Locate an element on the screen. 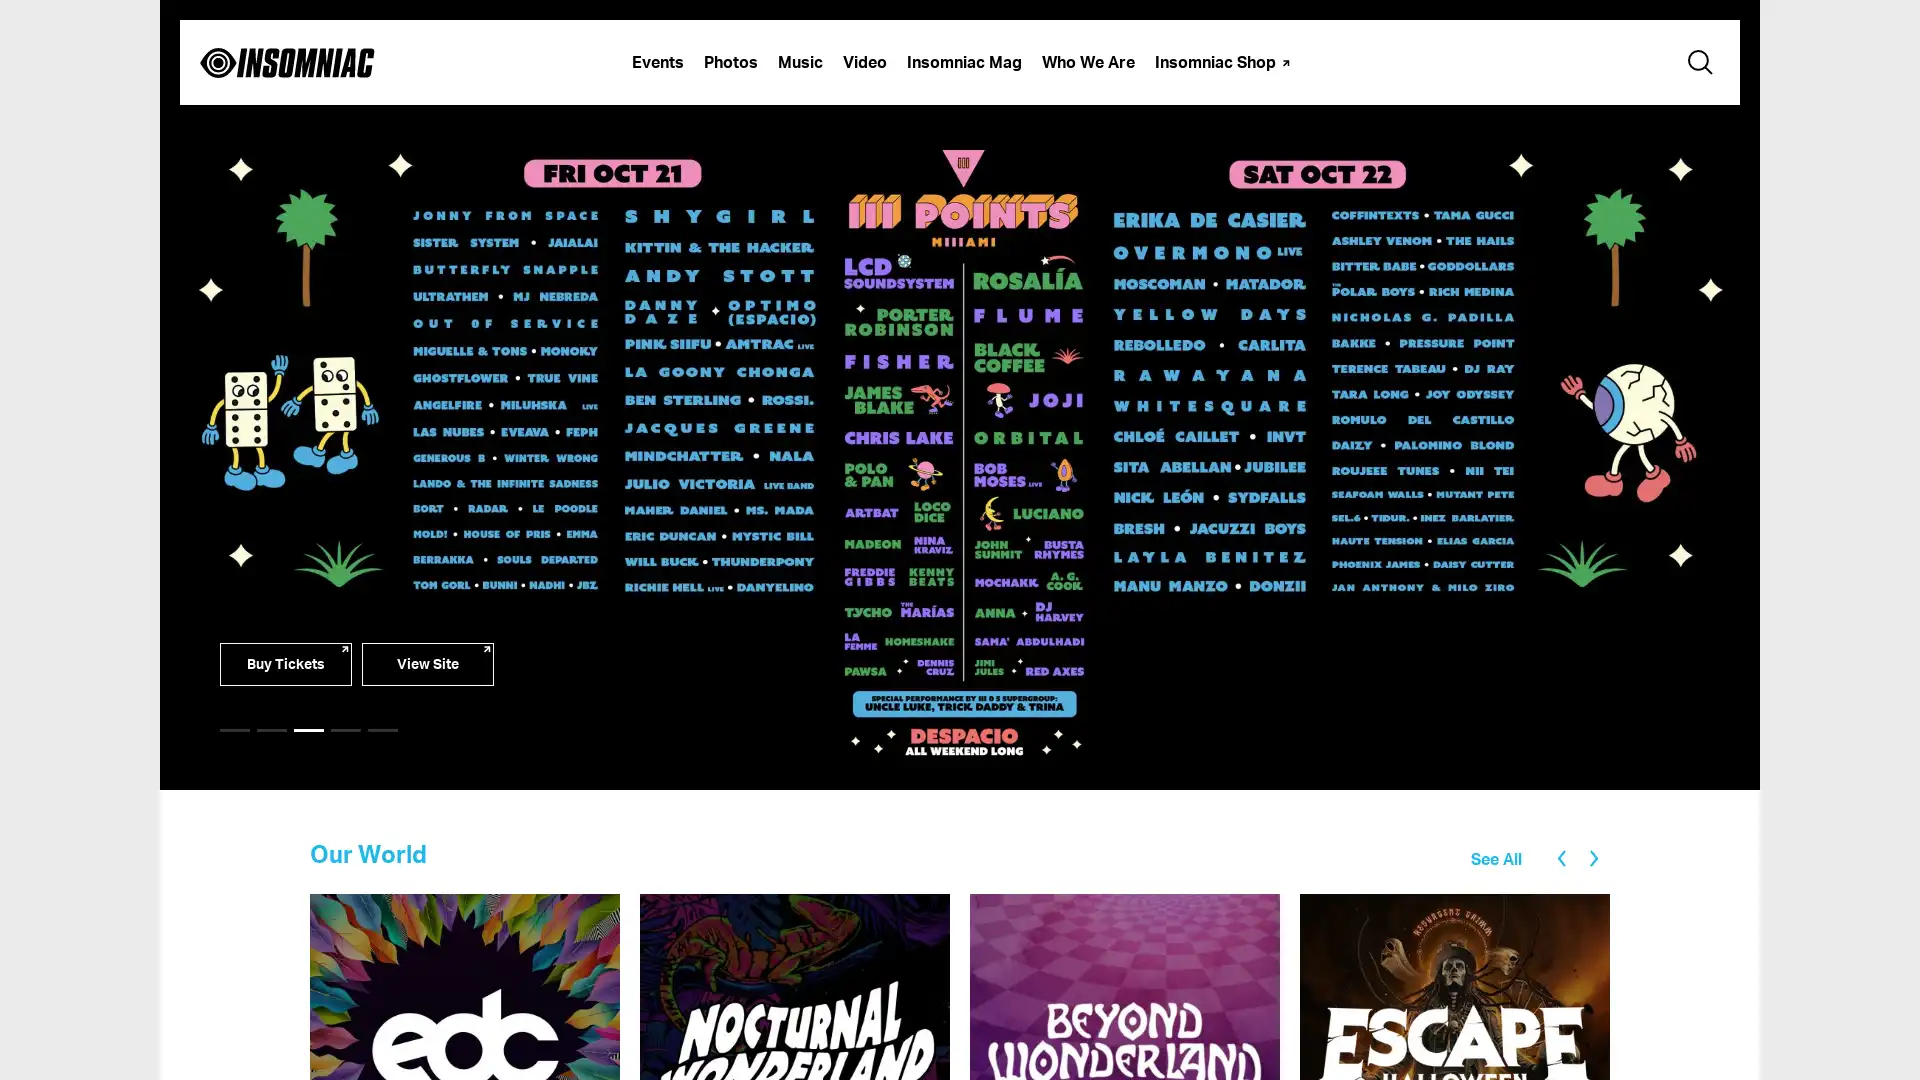  Subscribe is located at coordinates (960, 329).